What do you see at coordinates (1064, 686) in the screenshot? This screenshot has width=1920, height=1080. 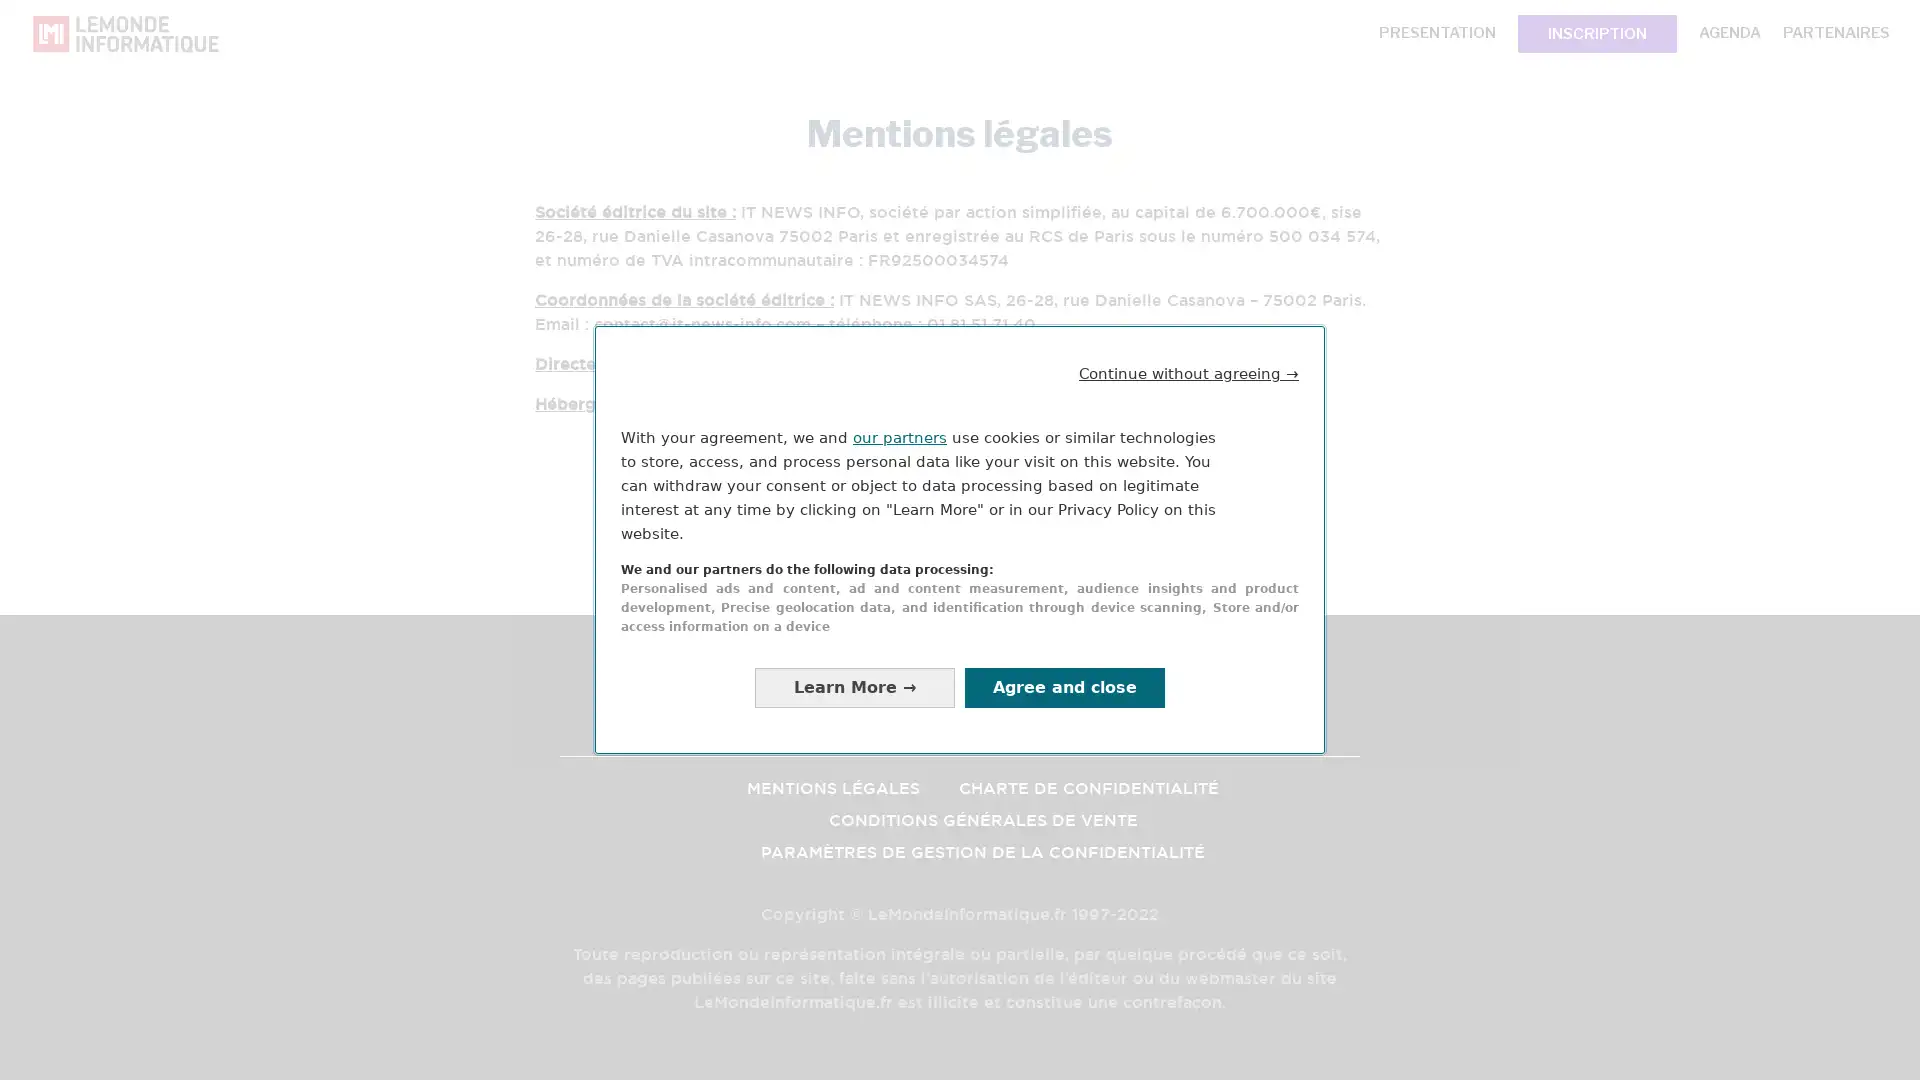 I see `Agree to our data processing and close` at bounding box center [1064, 686].